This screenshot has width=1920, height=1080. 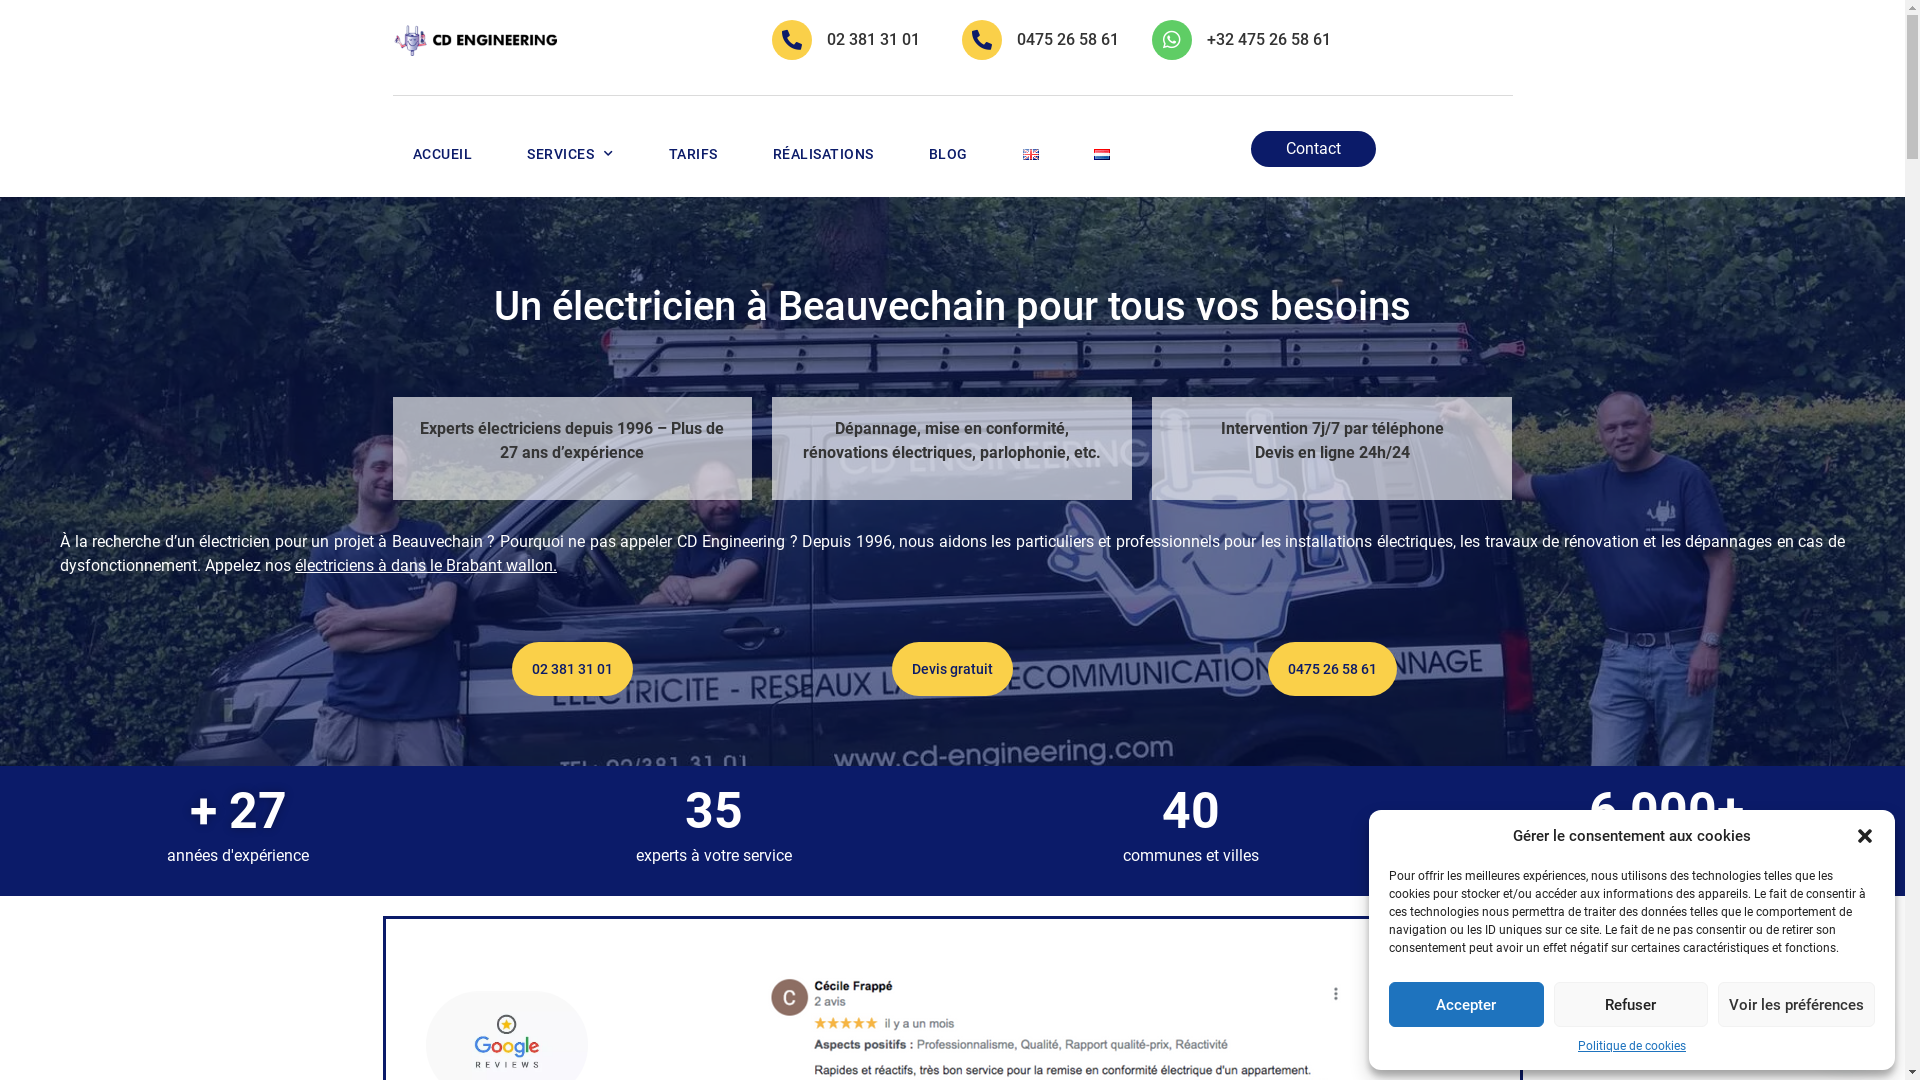 I want to click on 'Devis gratuit', so click(x=951, y=668).